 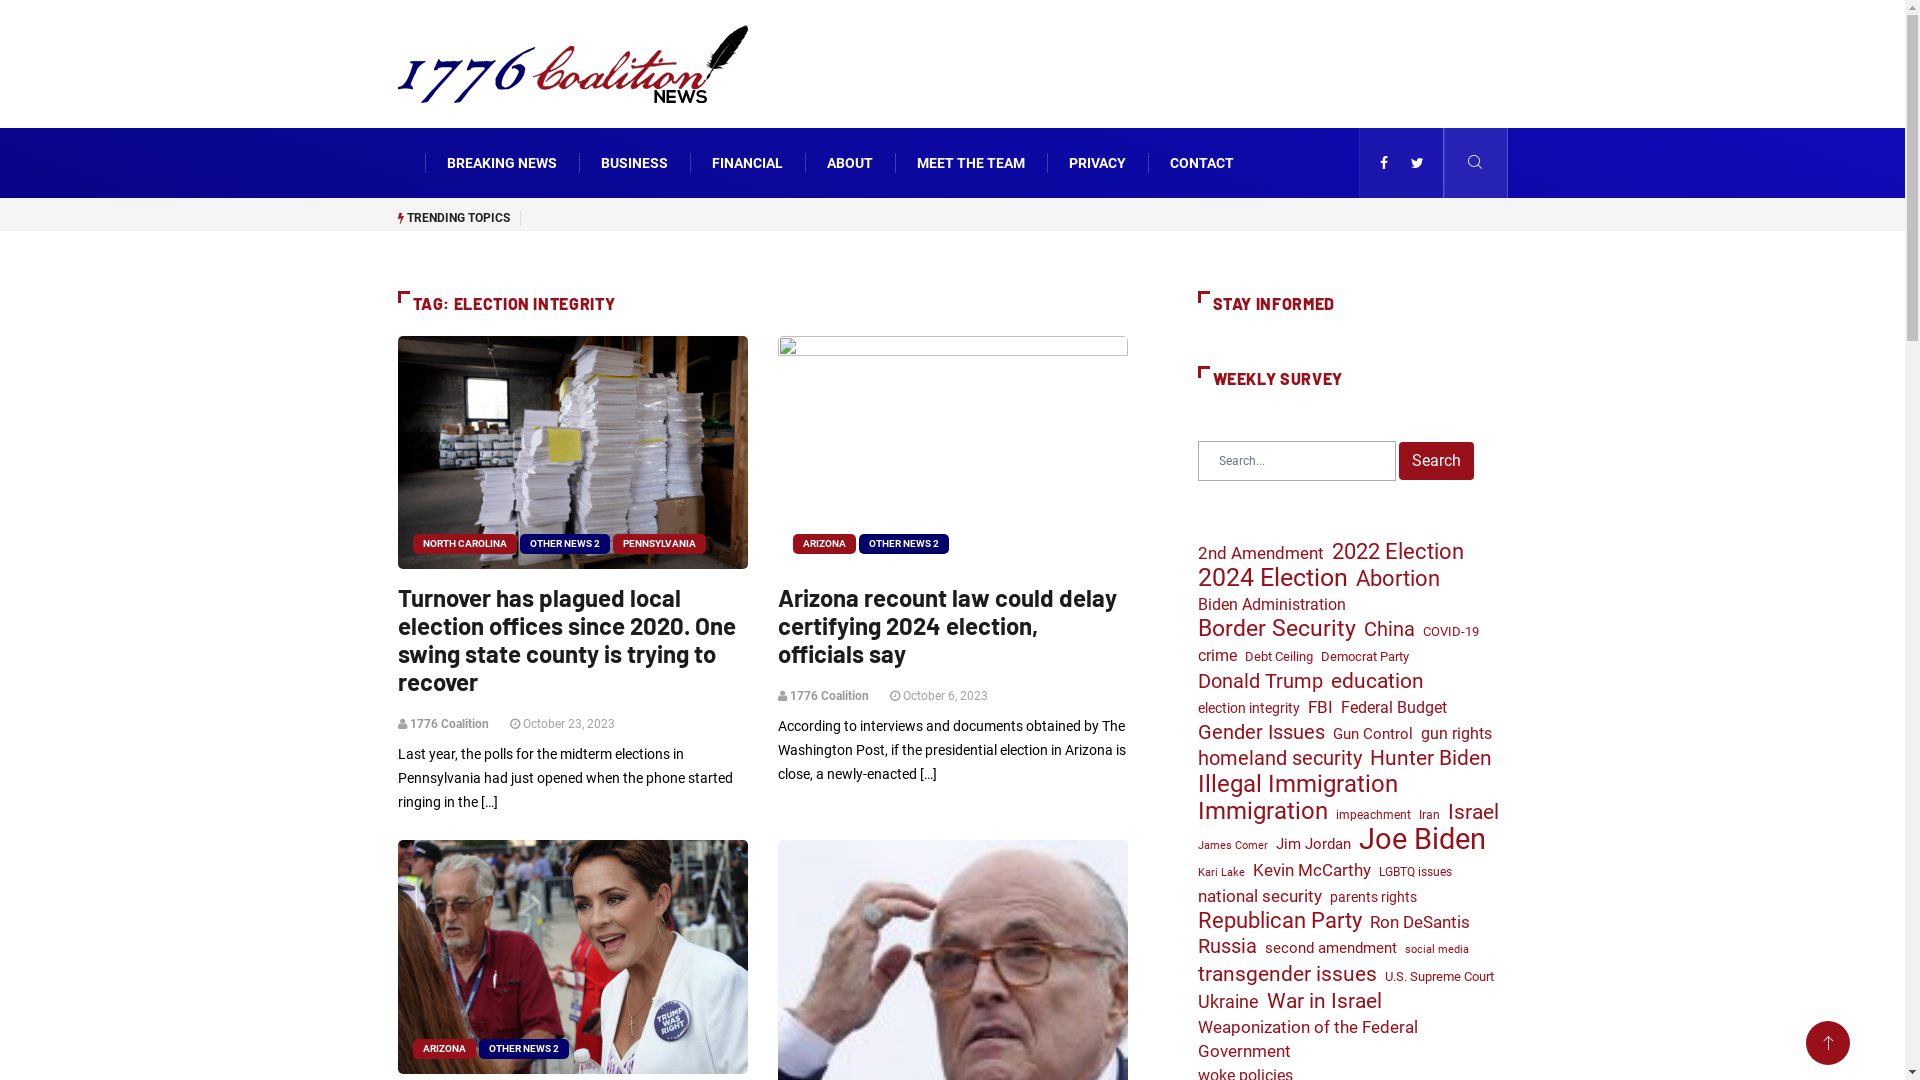 What do you see at coordinates (1280, 759) in the screenshot?
I see `'homeland security'` at bounding box center [1280, 759].